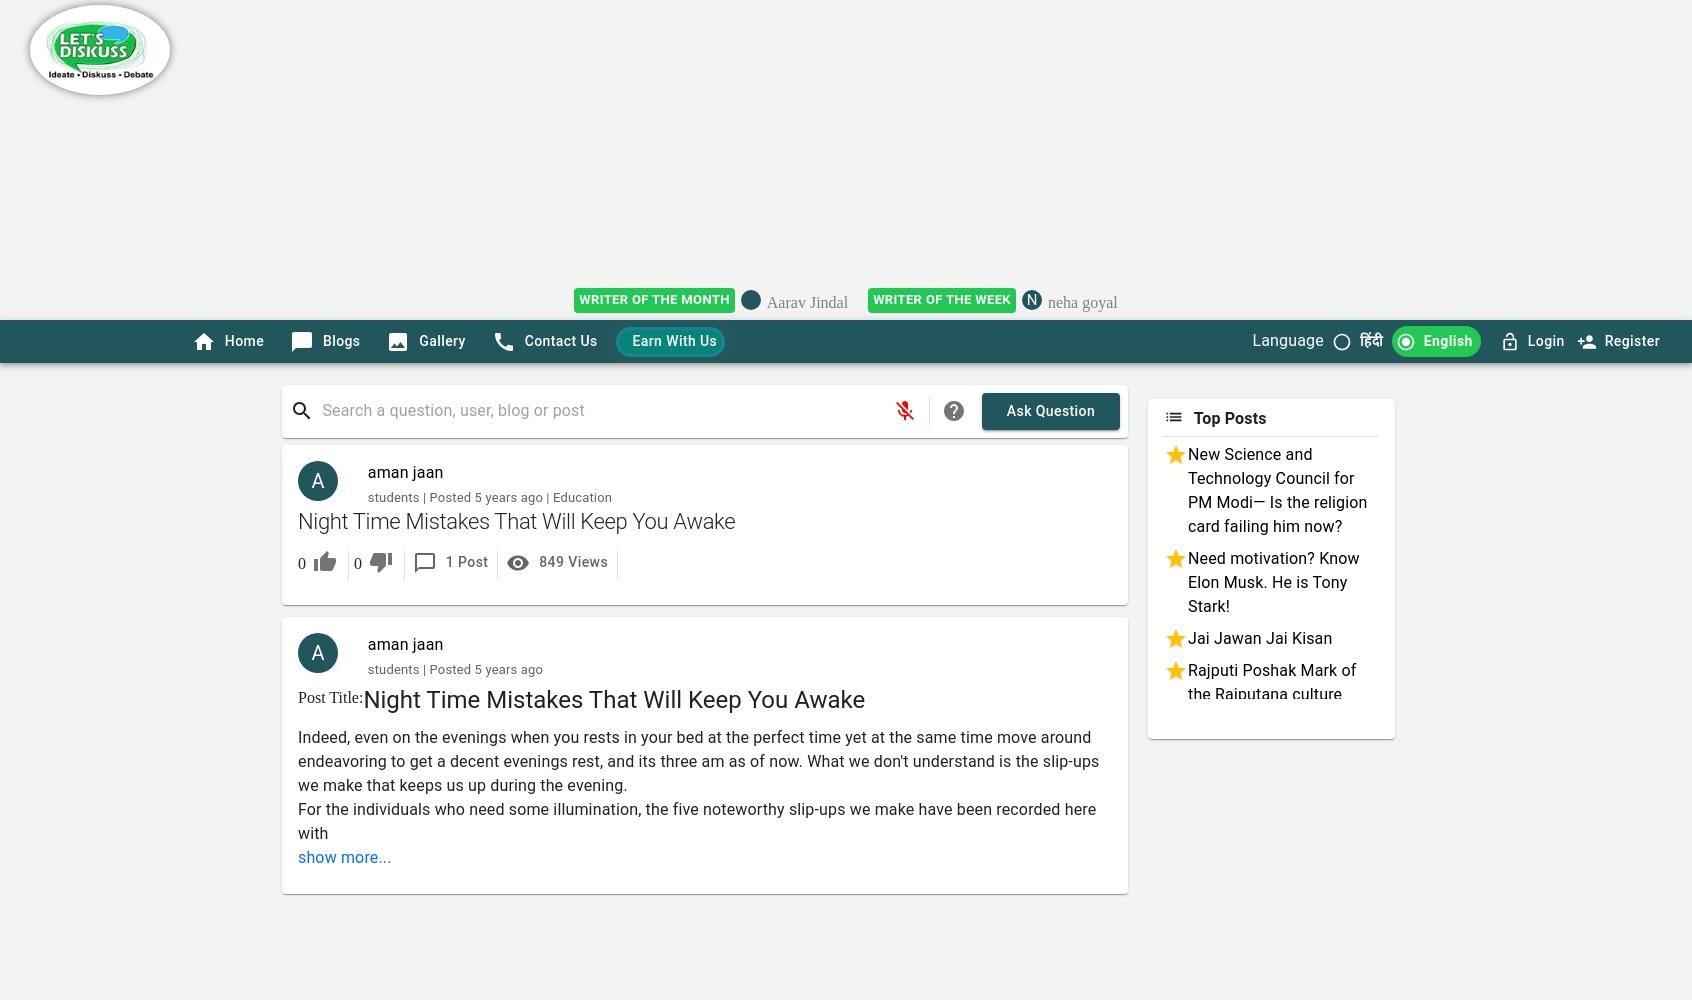 The image size is (1692, 1000). I want to click on 'Ask Question', so click(1049, 411).